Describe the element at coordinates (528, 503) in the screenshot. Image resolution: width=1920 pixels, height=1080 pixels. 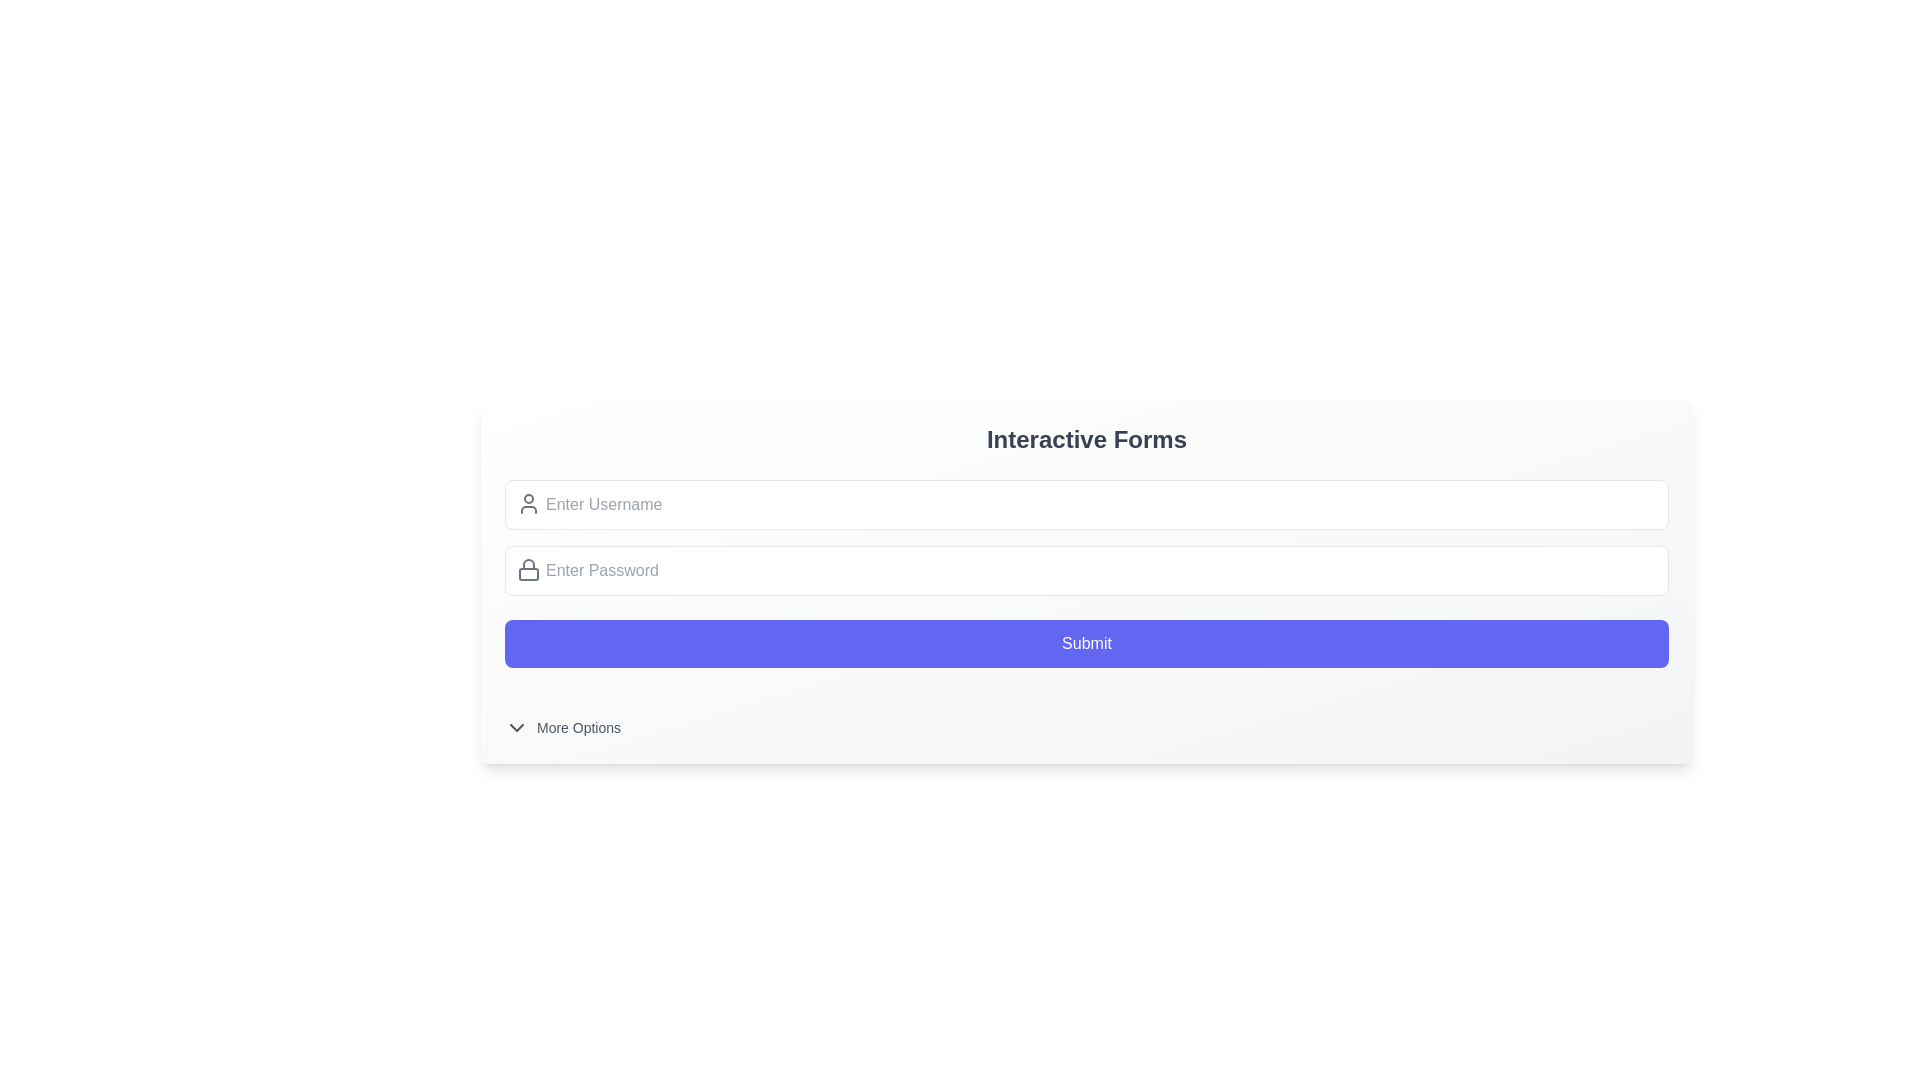
I see `the user's profile icon, which is a small gray vector graphic located in the top-left corner of the 'Enter Username' input field` at that location.